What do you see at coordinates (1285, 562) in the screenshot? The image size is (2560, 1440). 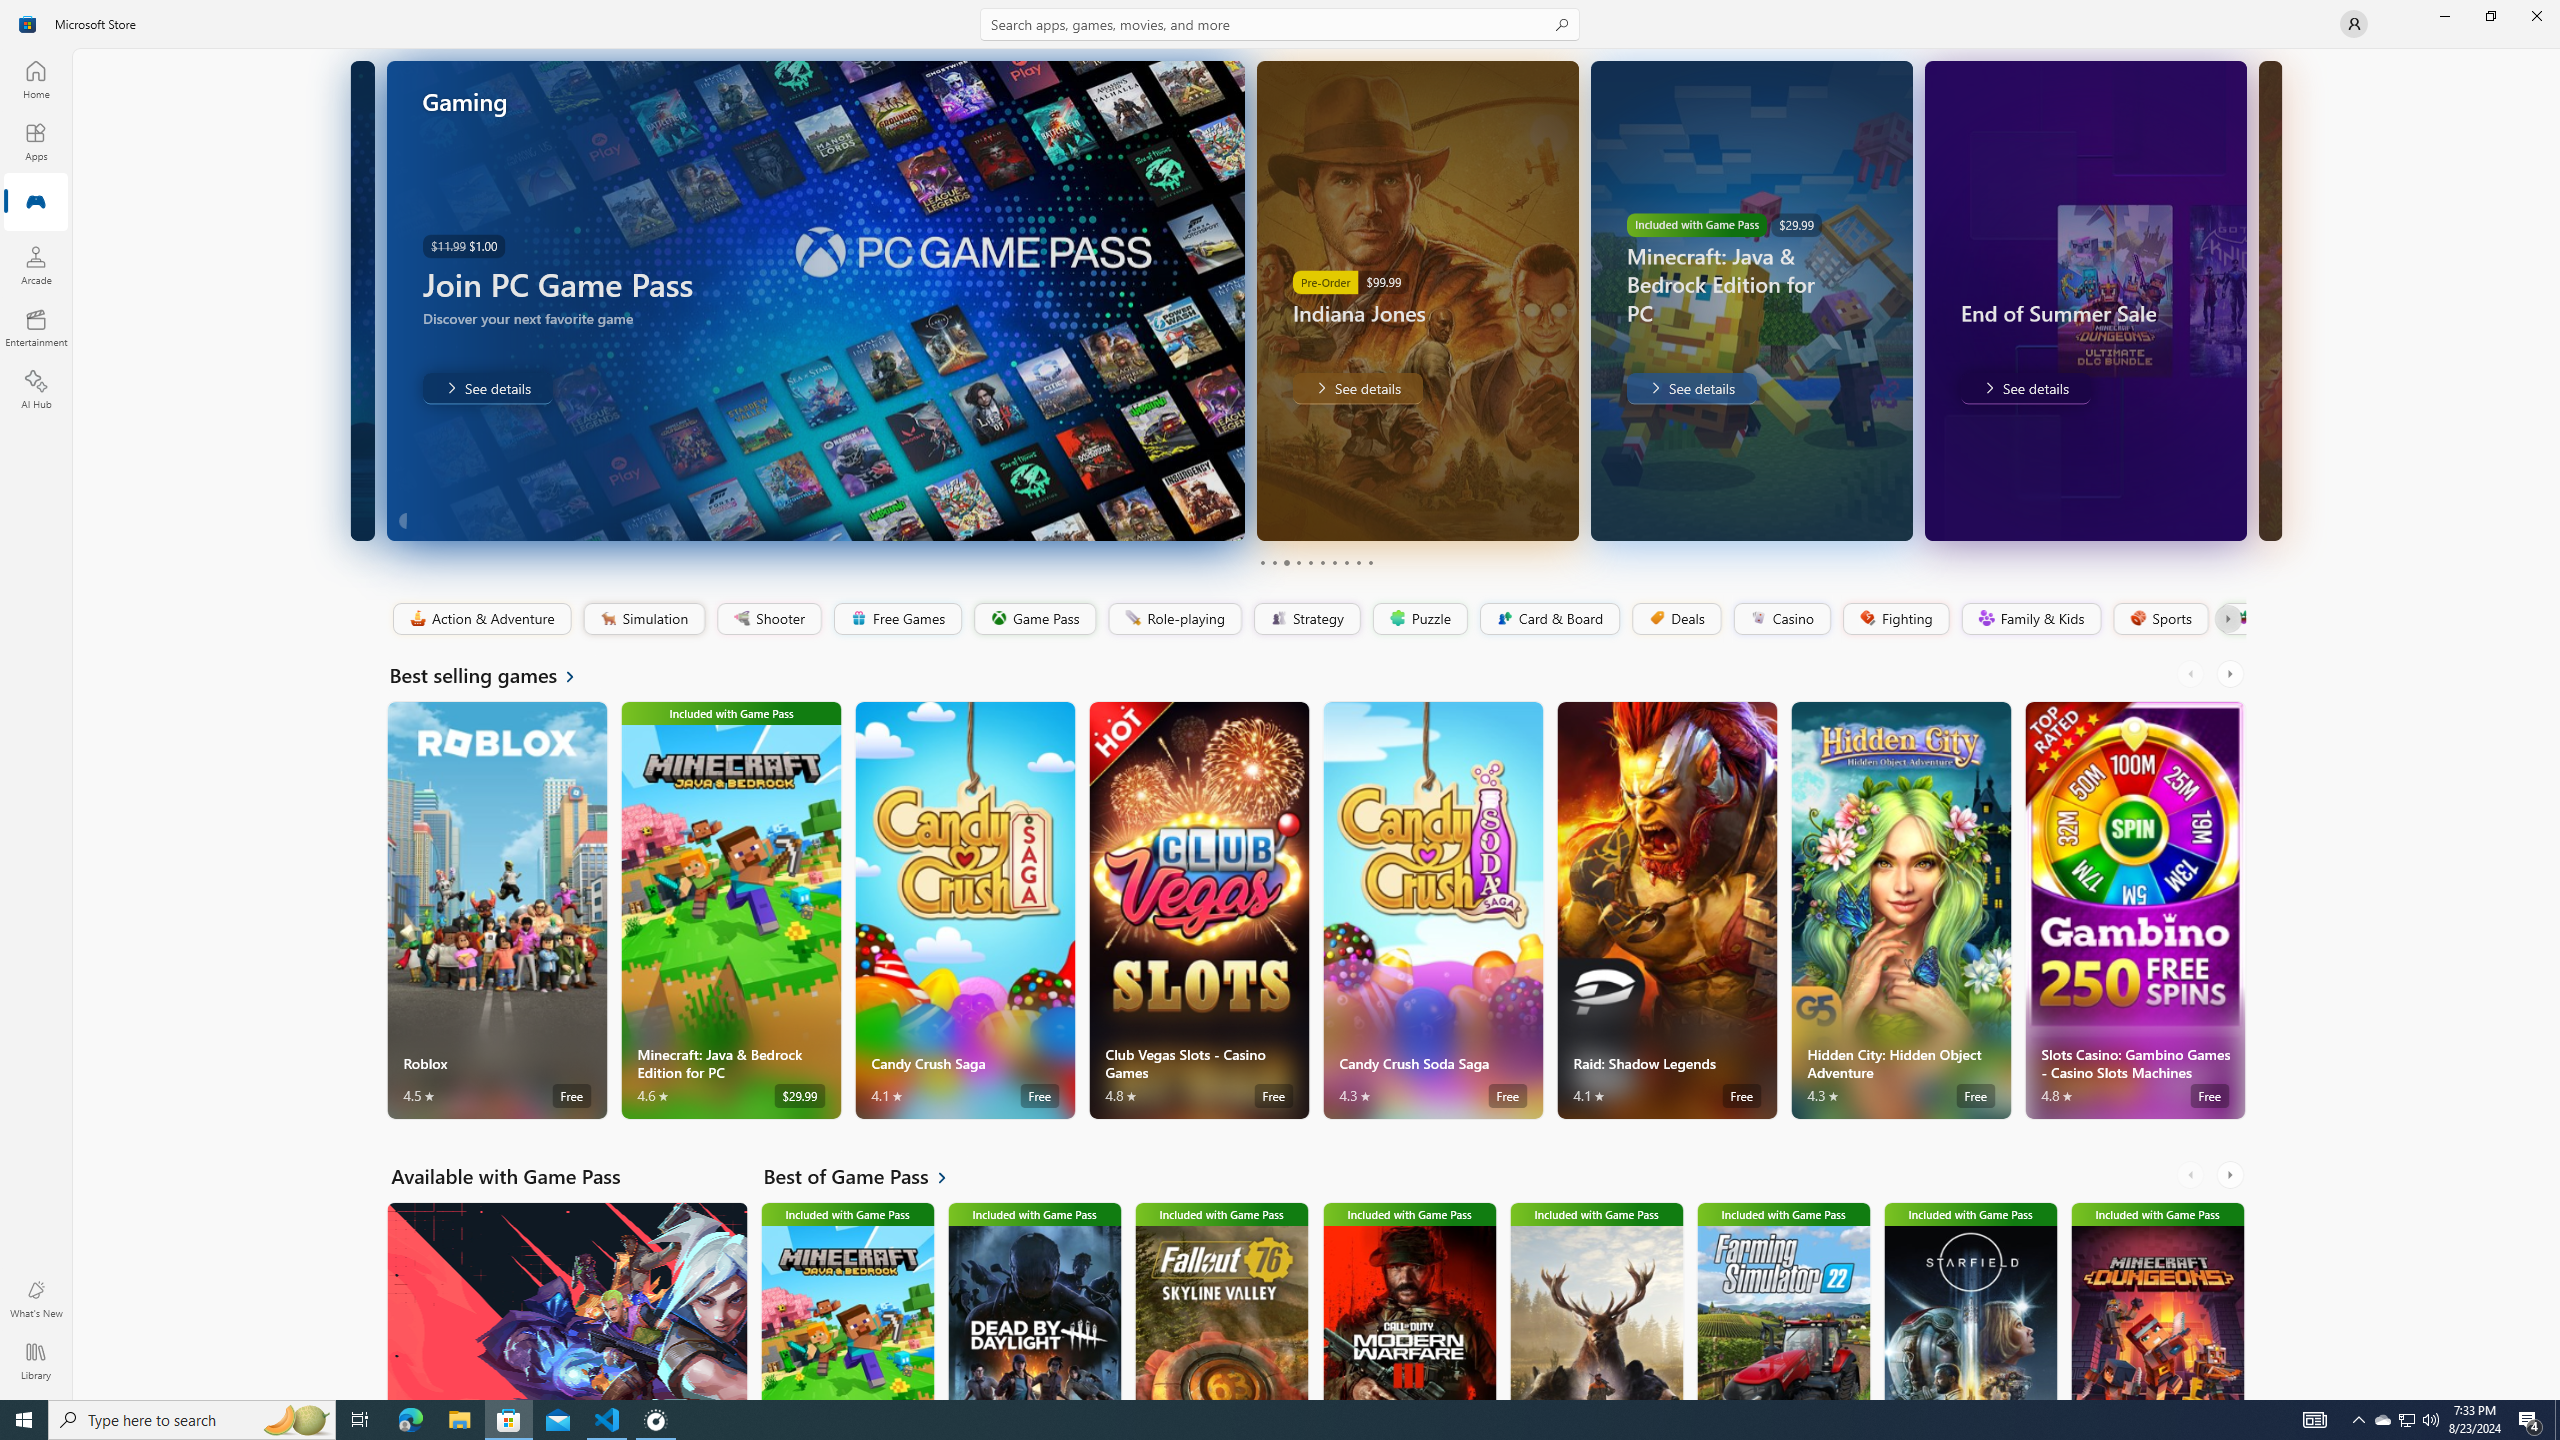 I see `'Page 3'` at bounding box center [1285, 562].